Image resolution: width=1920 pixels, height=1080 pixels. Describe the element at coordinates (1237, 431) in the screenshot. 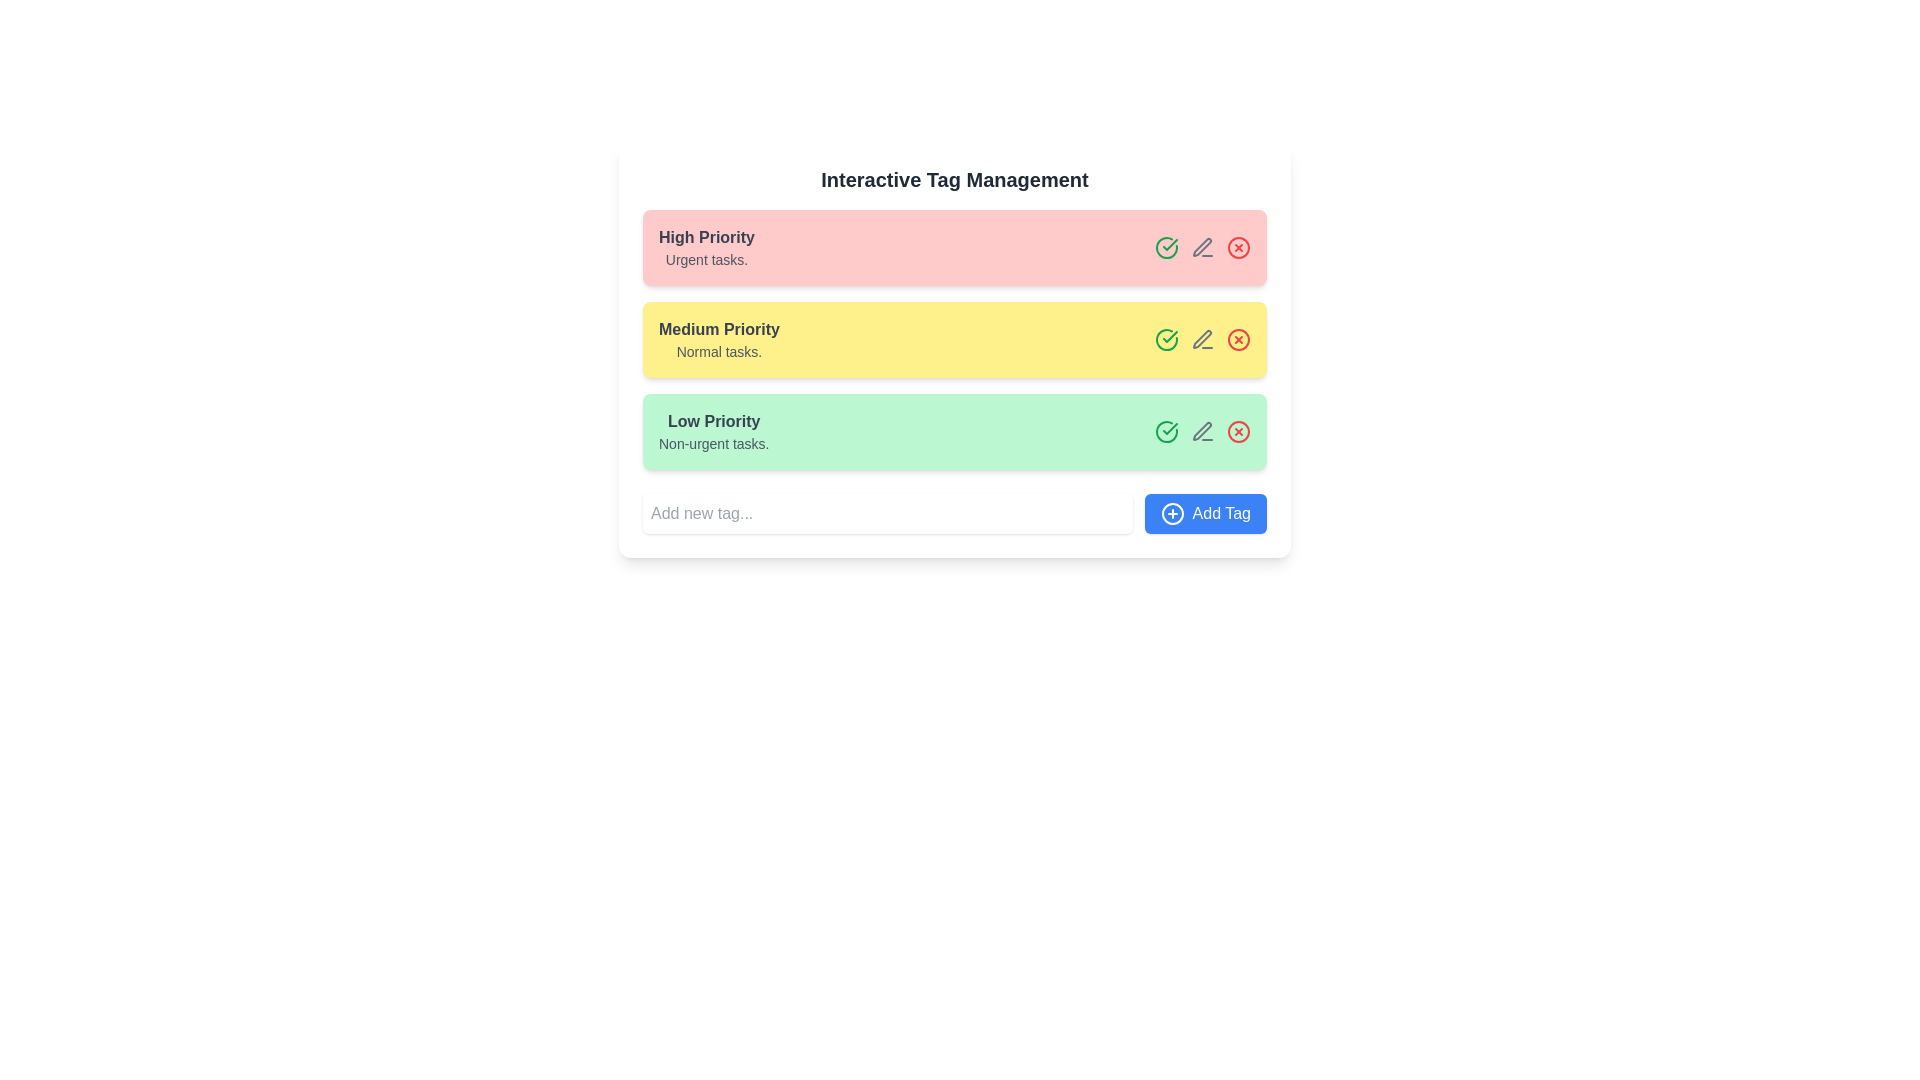

I see `the circular button with a red border containing an 'X' symbol, located at the far-right side of the green 'Low Priority' section` at that location.